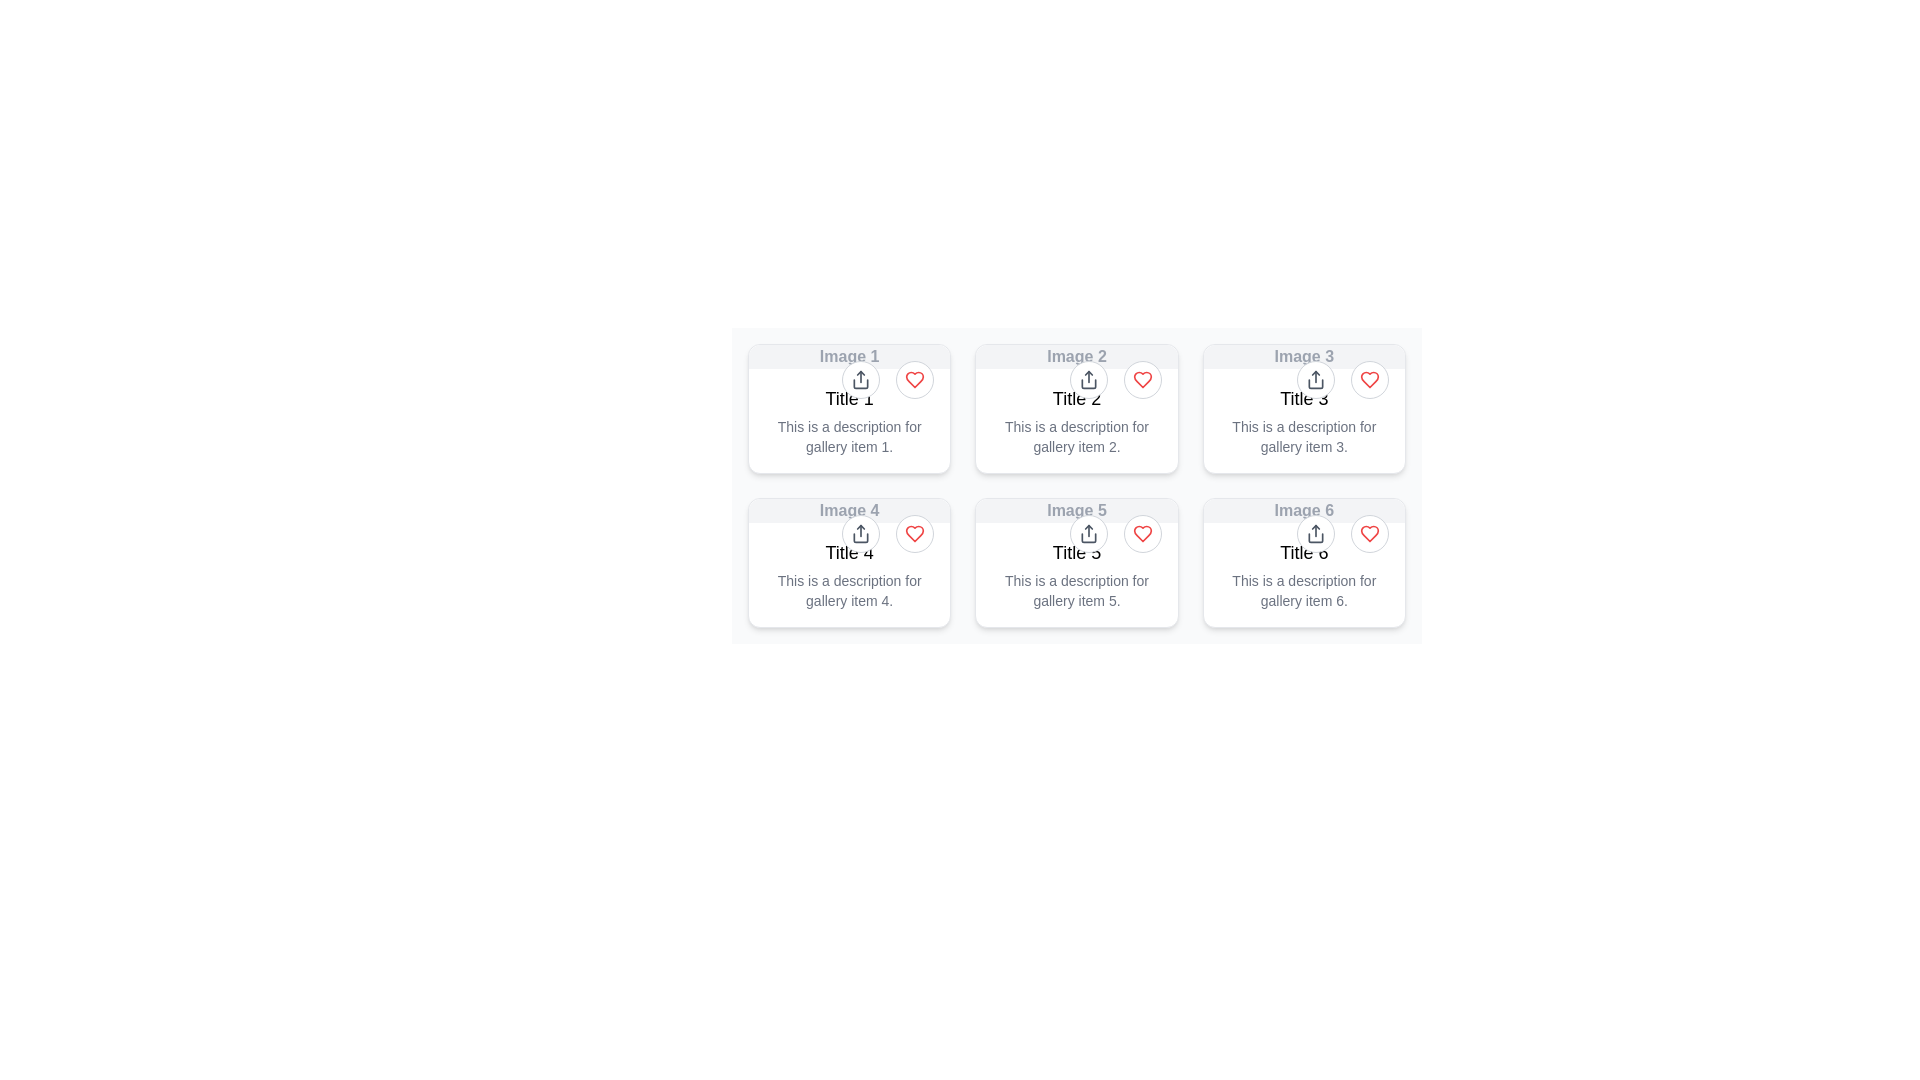 The height and width of the screenshot is (1080, 1920). I want to click on the heart icon in the top-right corner of the second card, which is styled with a red heart symbol, so click(1114, 380).